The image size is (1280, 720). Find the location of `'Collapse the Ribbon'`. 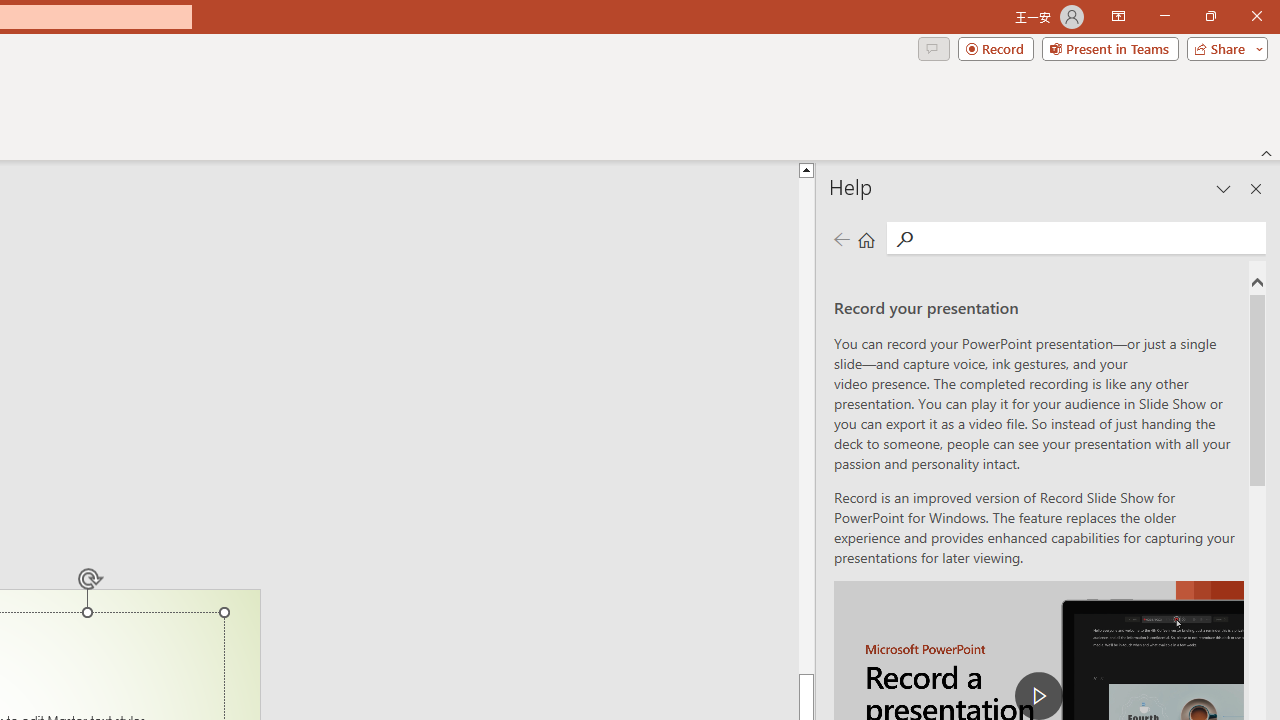

'Collapse the Ribbon' is located at coordinates (1266, 152).